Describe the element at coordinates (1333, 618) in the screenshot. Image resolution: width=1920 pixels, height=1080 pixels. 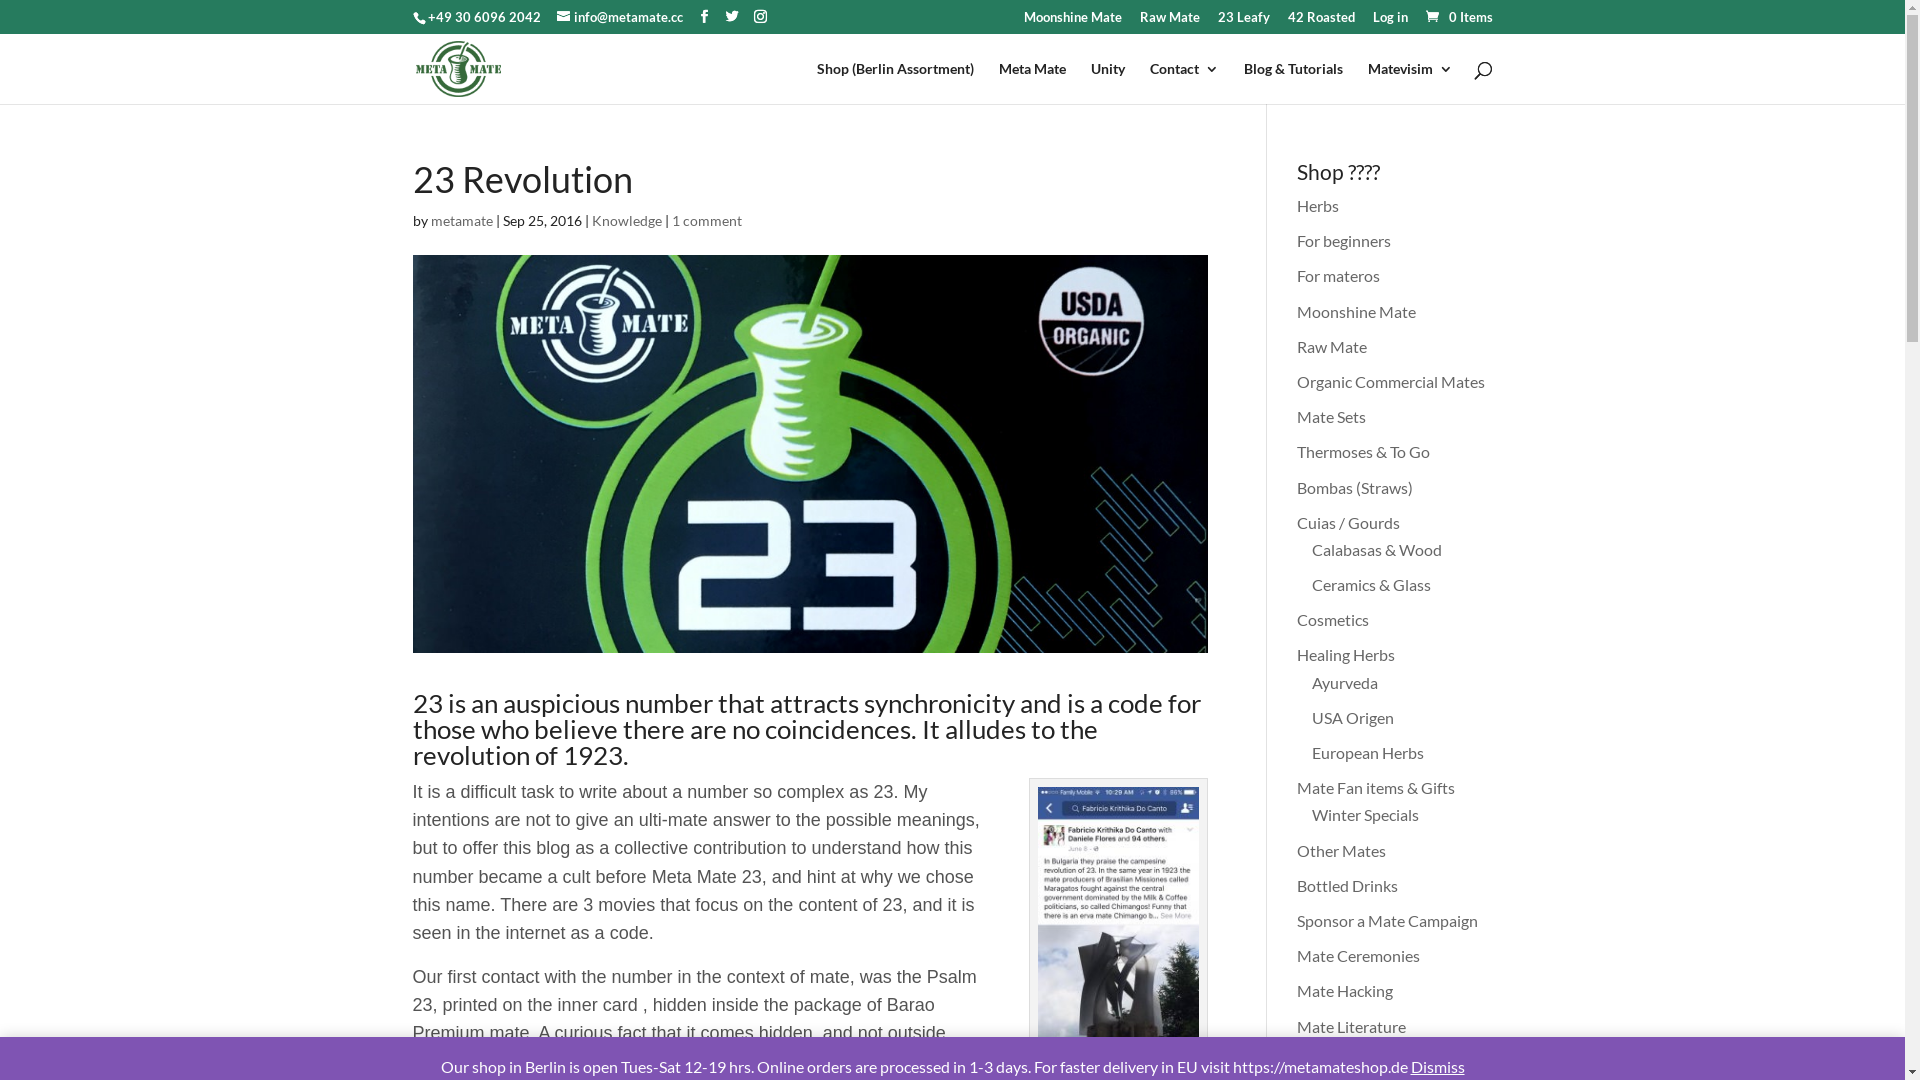
I see `'Cosmetics'` at that location.